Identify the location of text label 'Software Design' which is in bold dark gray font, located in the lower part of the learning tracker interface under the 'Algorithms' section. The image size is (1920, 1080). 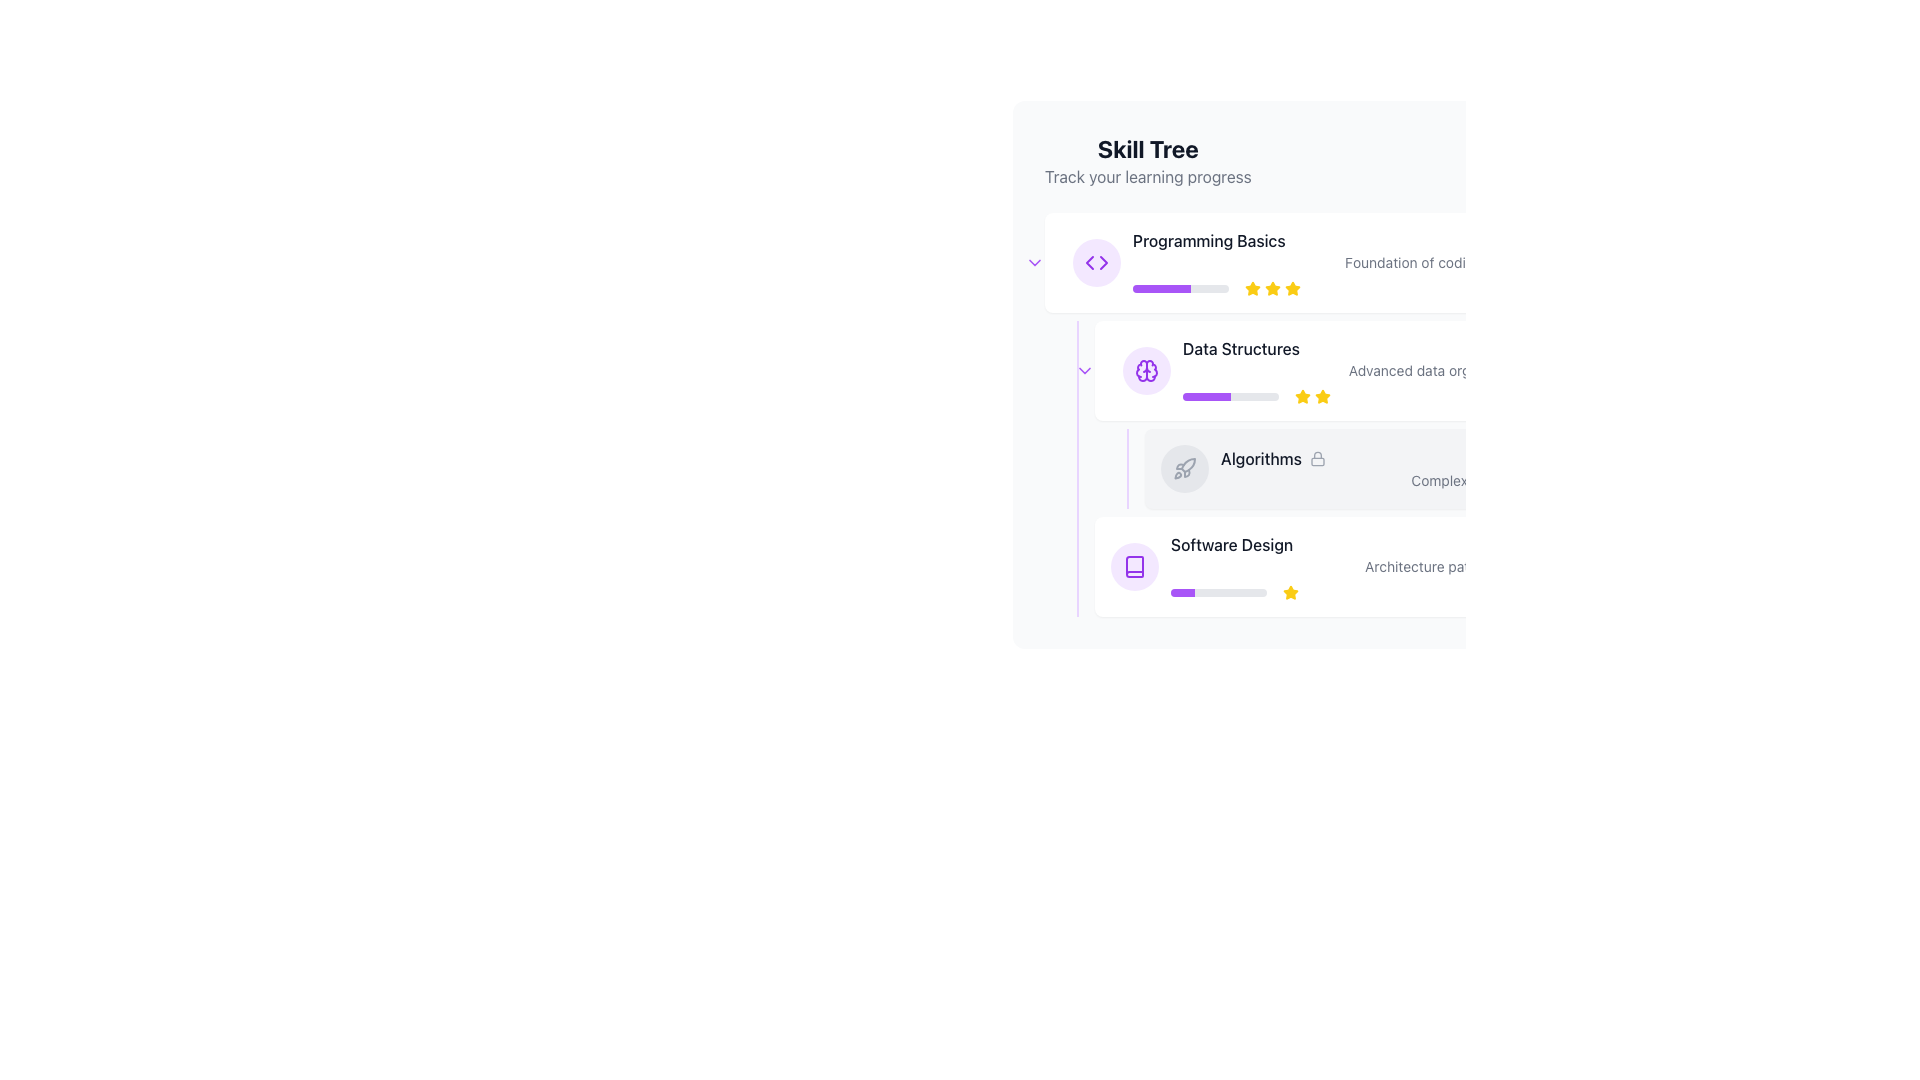
(1231, 544).